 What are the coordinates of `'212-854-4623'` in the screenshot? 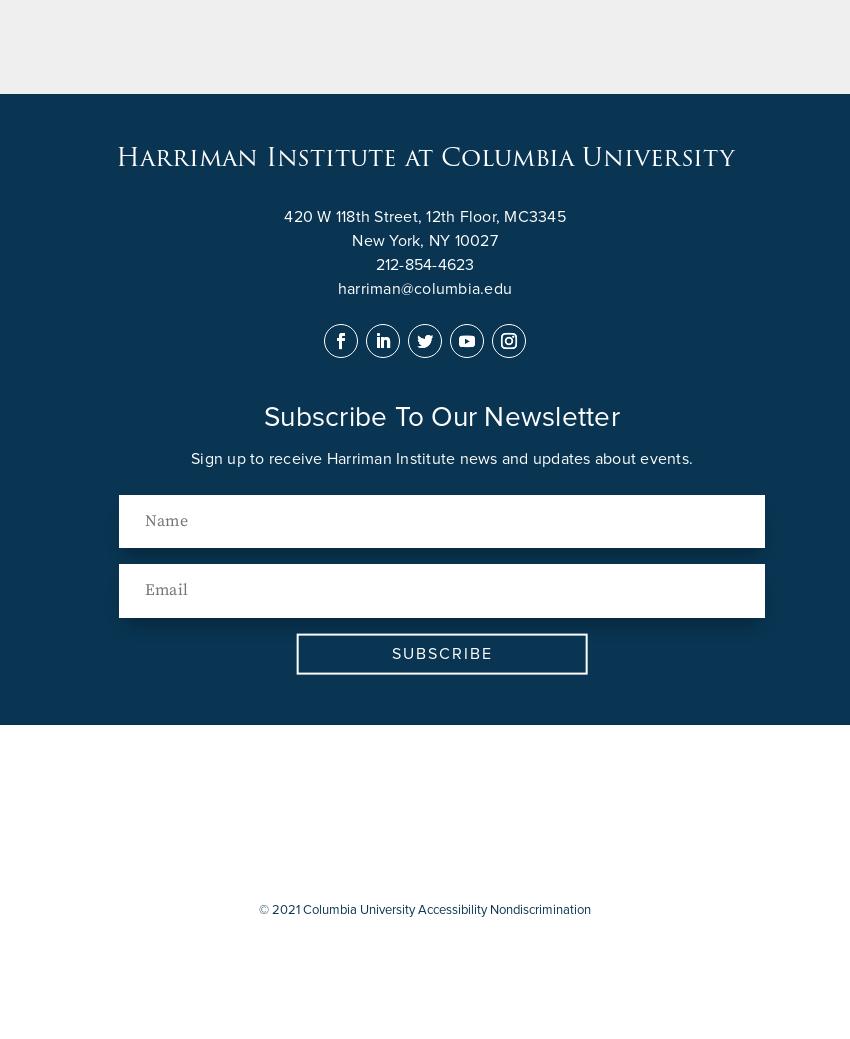 It's located at (424, 264).